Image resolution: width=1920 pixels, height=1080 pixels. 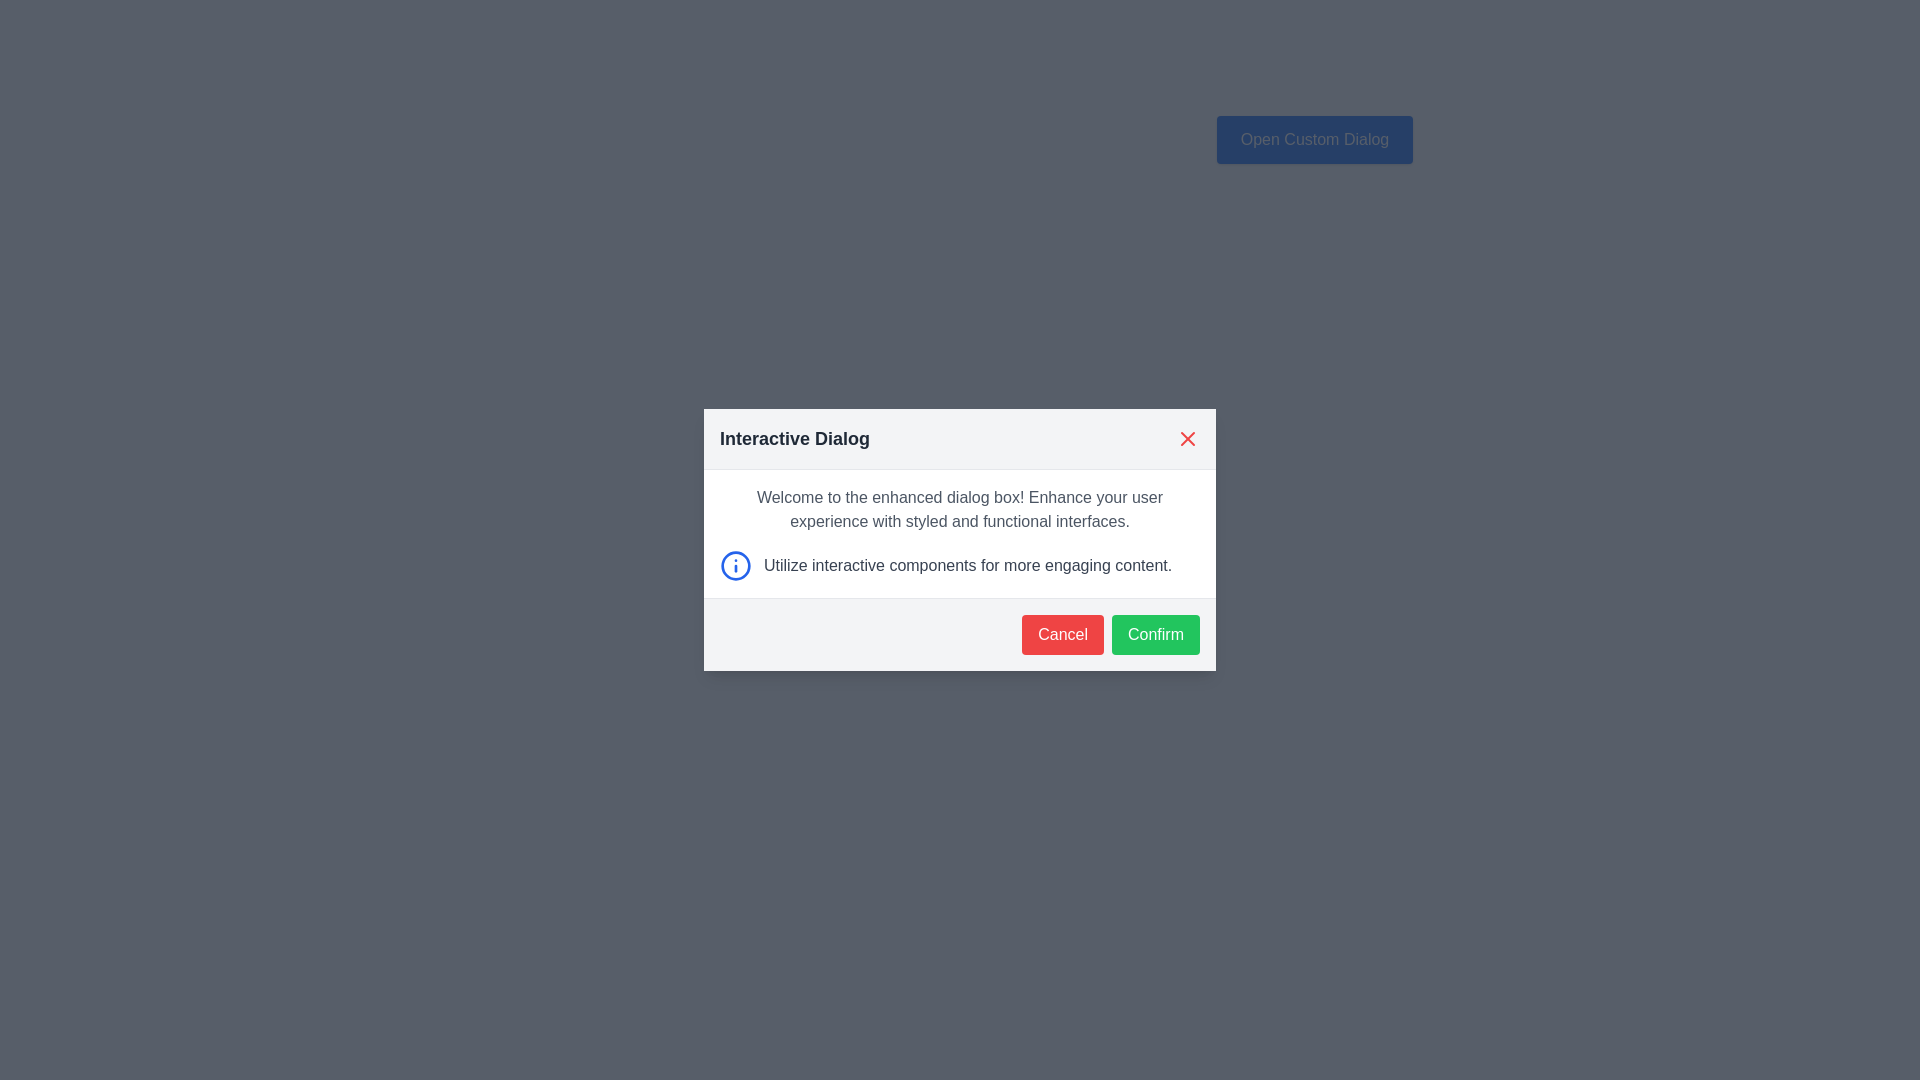 I want to click on the gray styled text reading 'Utilize interactive components for more engaging content.' located in the dialog box below the blue information icon, so click(x=968, y=566).